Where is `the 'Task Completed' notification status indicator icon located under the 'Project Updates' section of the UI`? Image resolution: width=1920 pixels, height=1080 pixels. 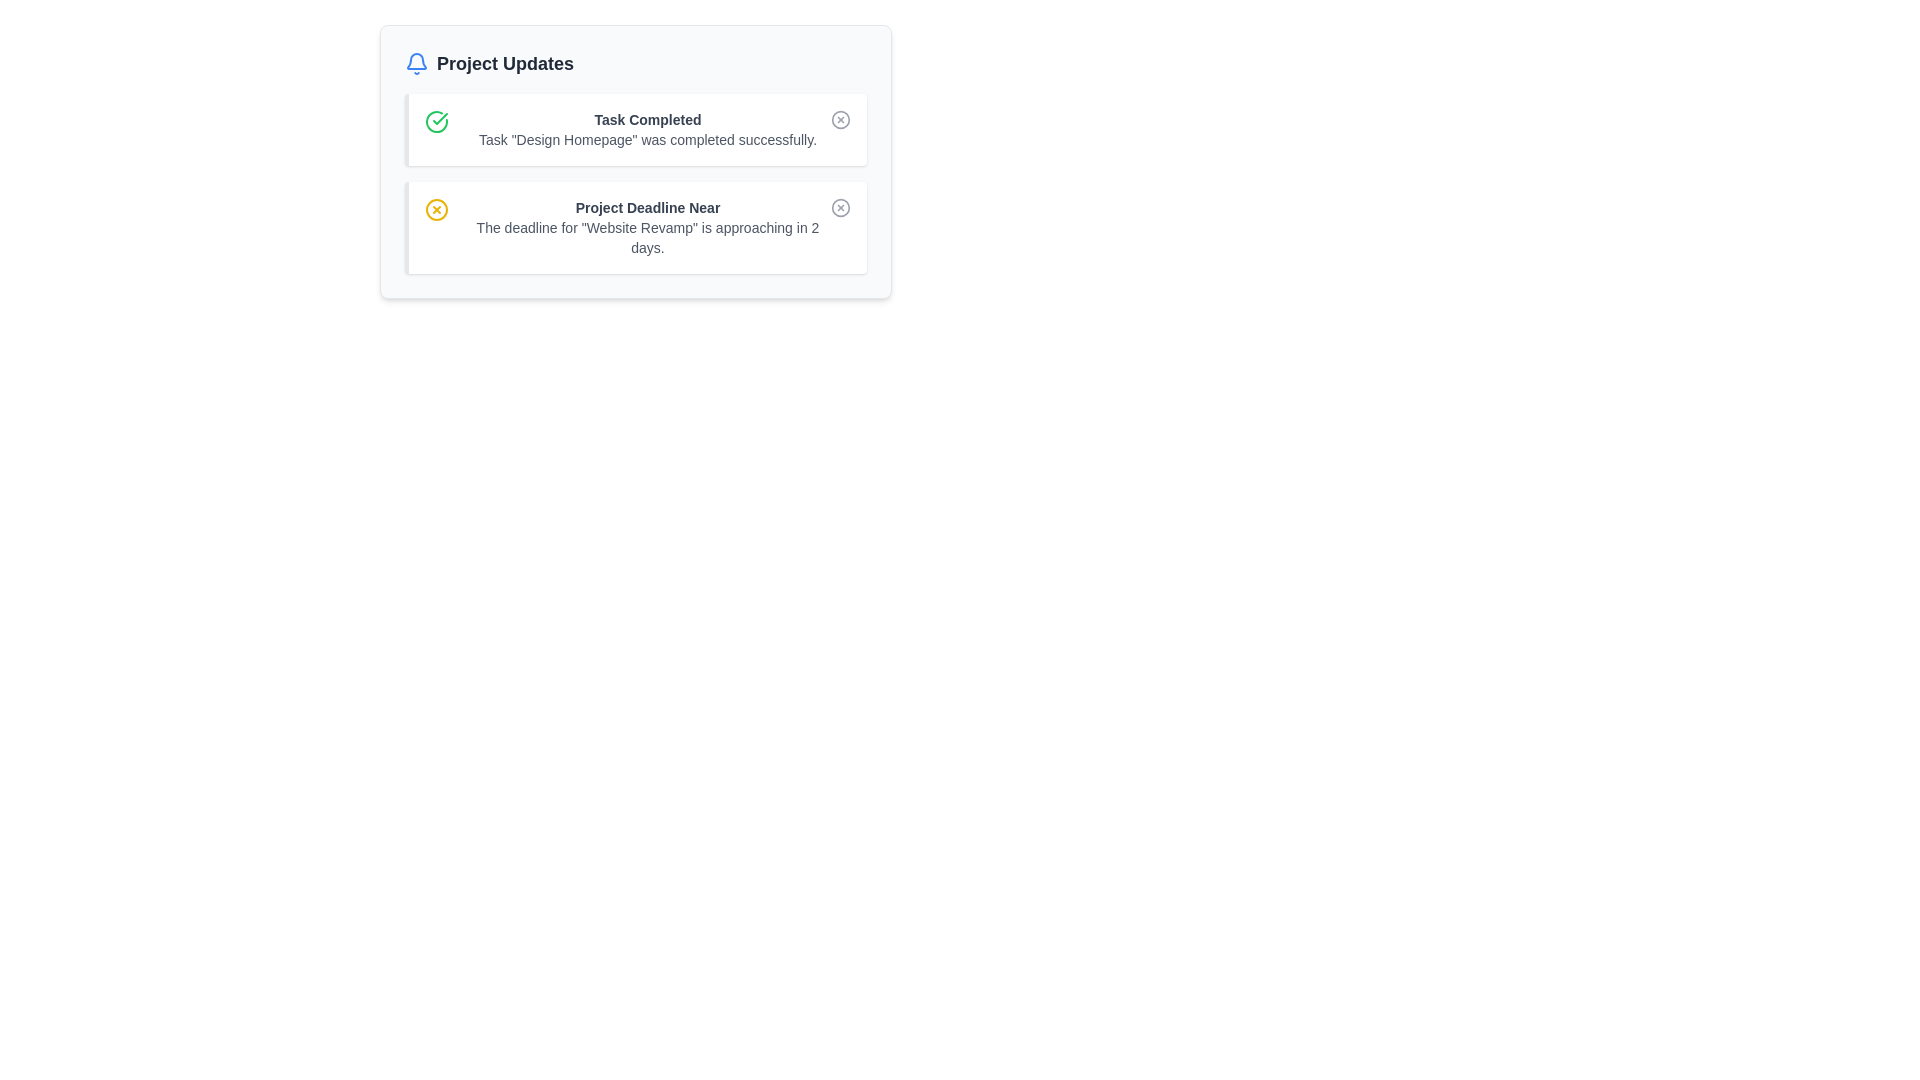 the 'Task Completed' notification status indicator icon located under the 'Project Updates' section of the UI is located at coordinates (435, 122).